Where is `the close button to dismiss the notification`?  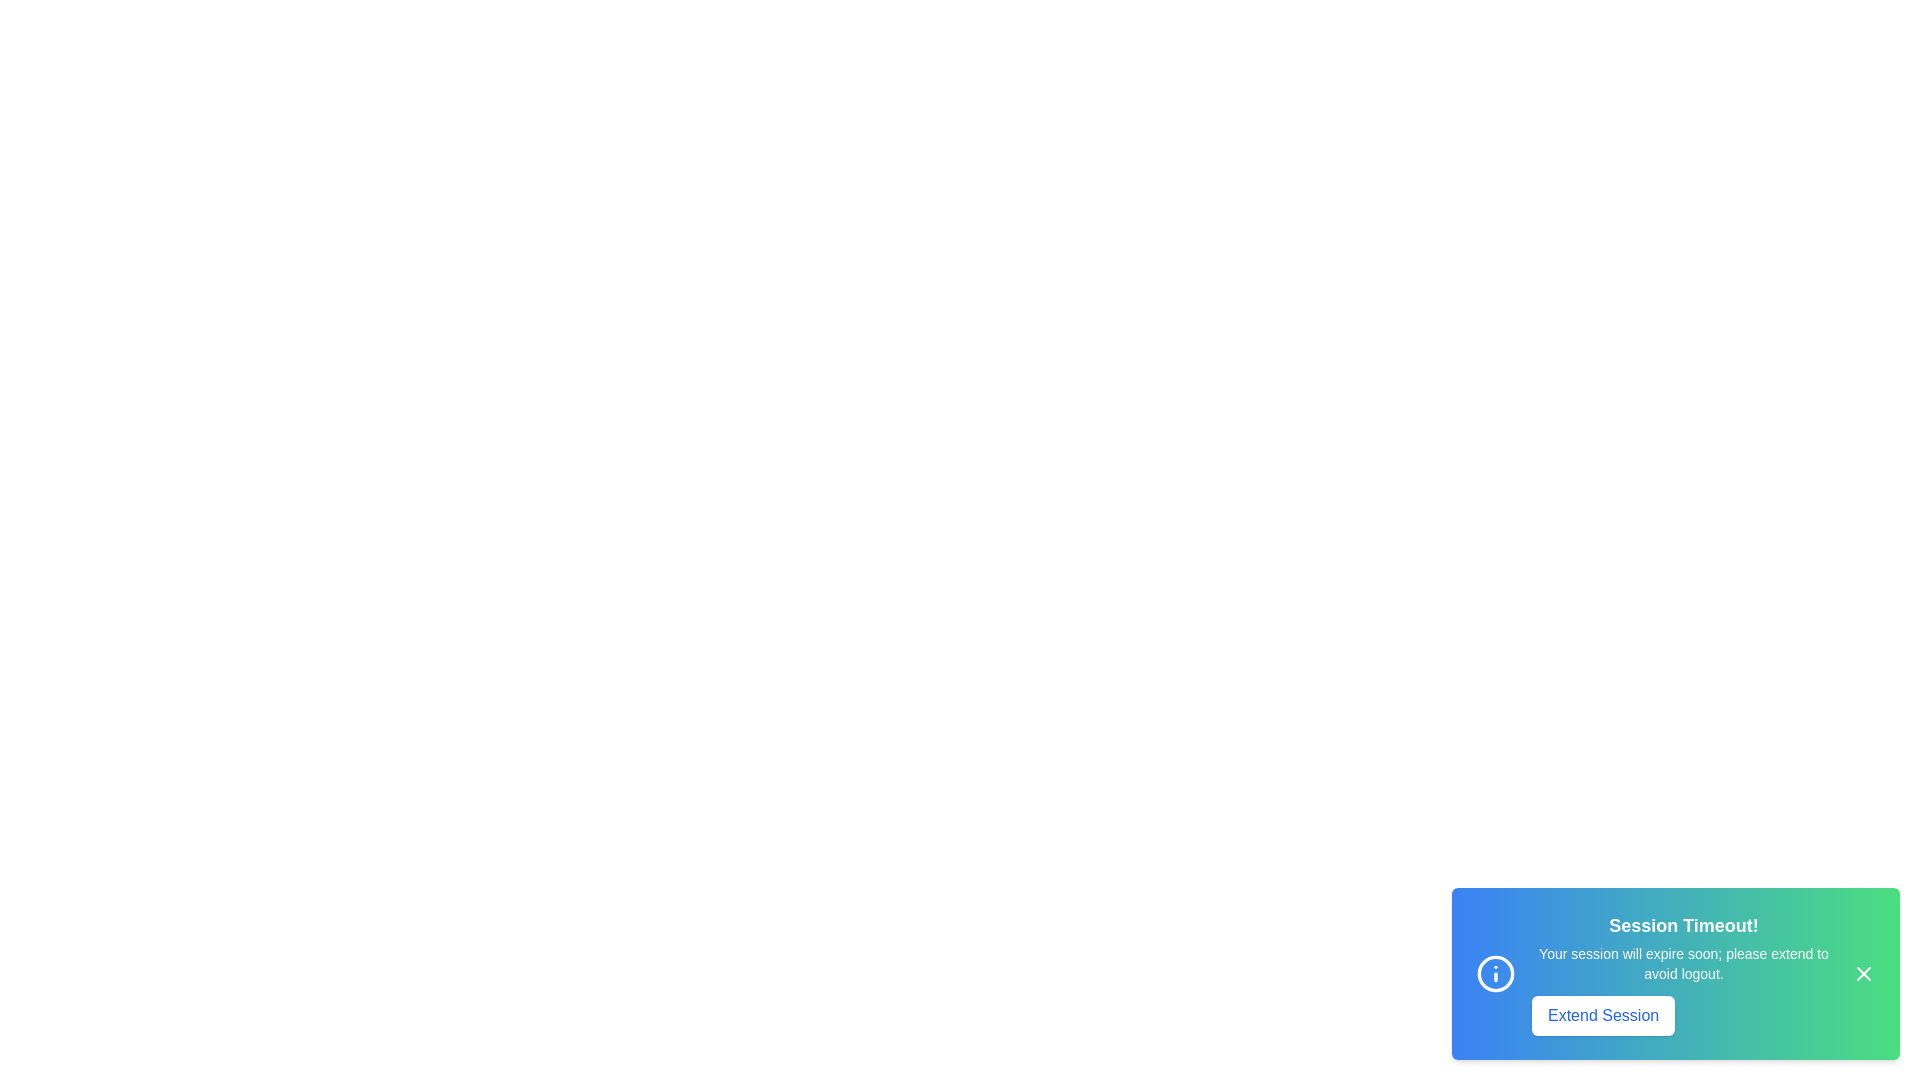
the close button to dismiss the notification is located at coordinates (1862, 973).